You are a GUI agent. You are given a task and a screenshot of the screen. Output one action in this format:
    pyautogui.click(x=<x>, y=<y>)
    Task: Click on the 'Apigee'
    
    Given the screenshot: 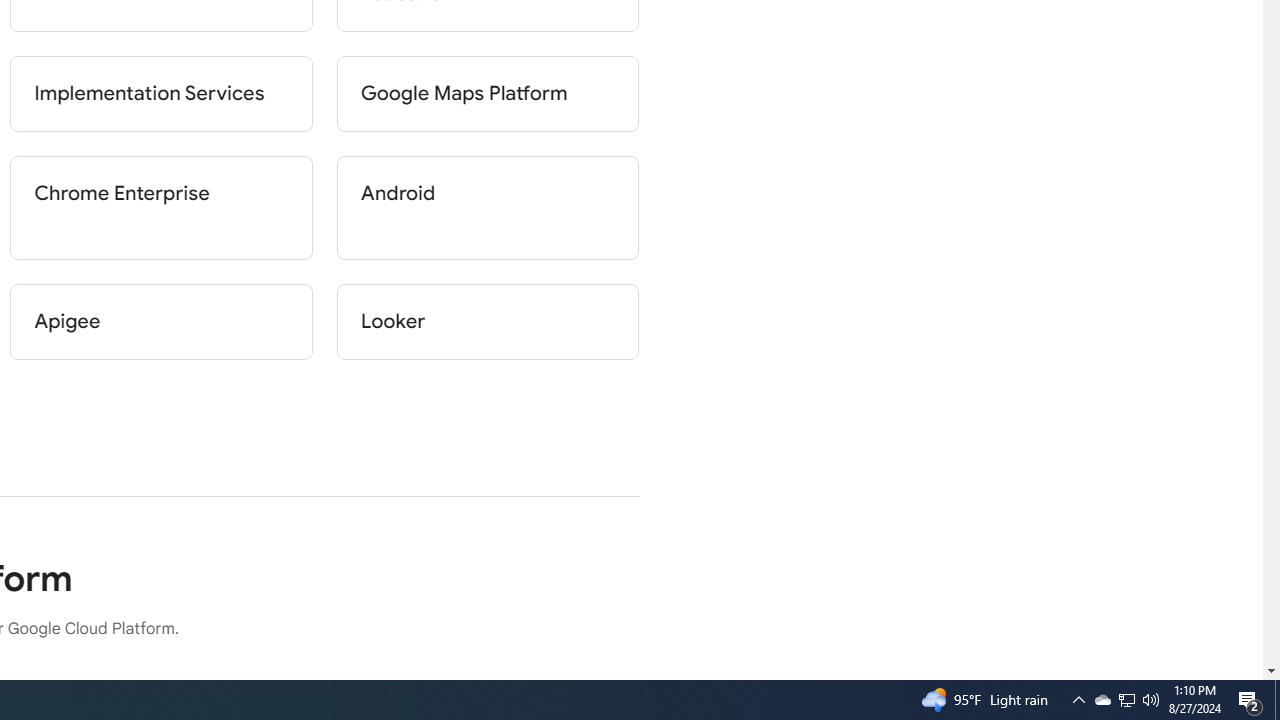 What is the action you would take?
    pyautogui.click(x=161, y=320)
    